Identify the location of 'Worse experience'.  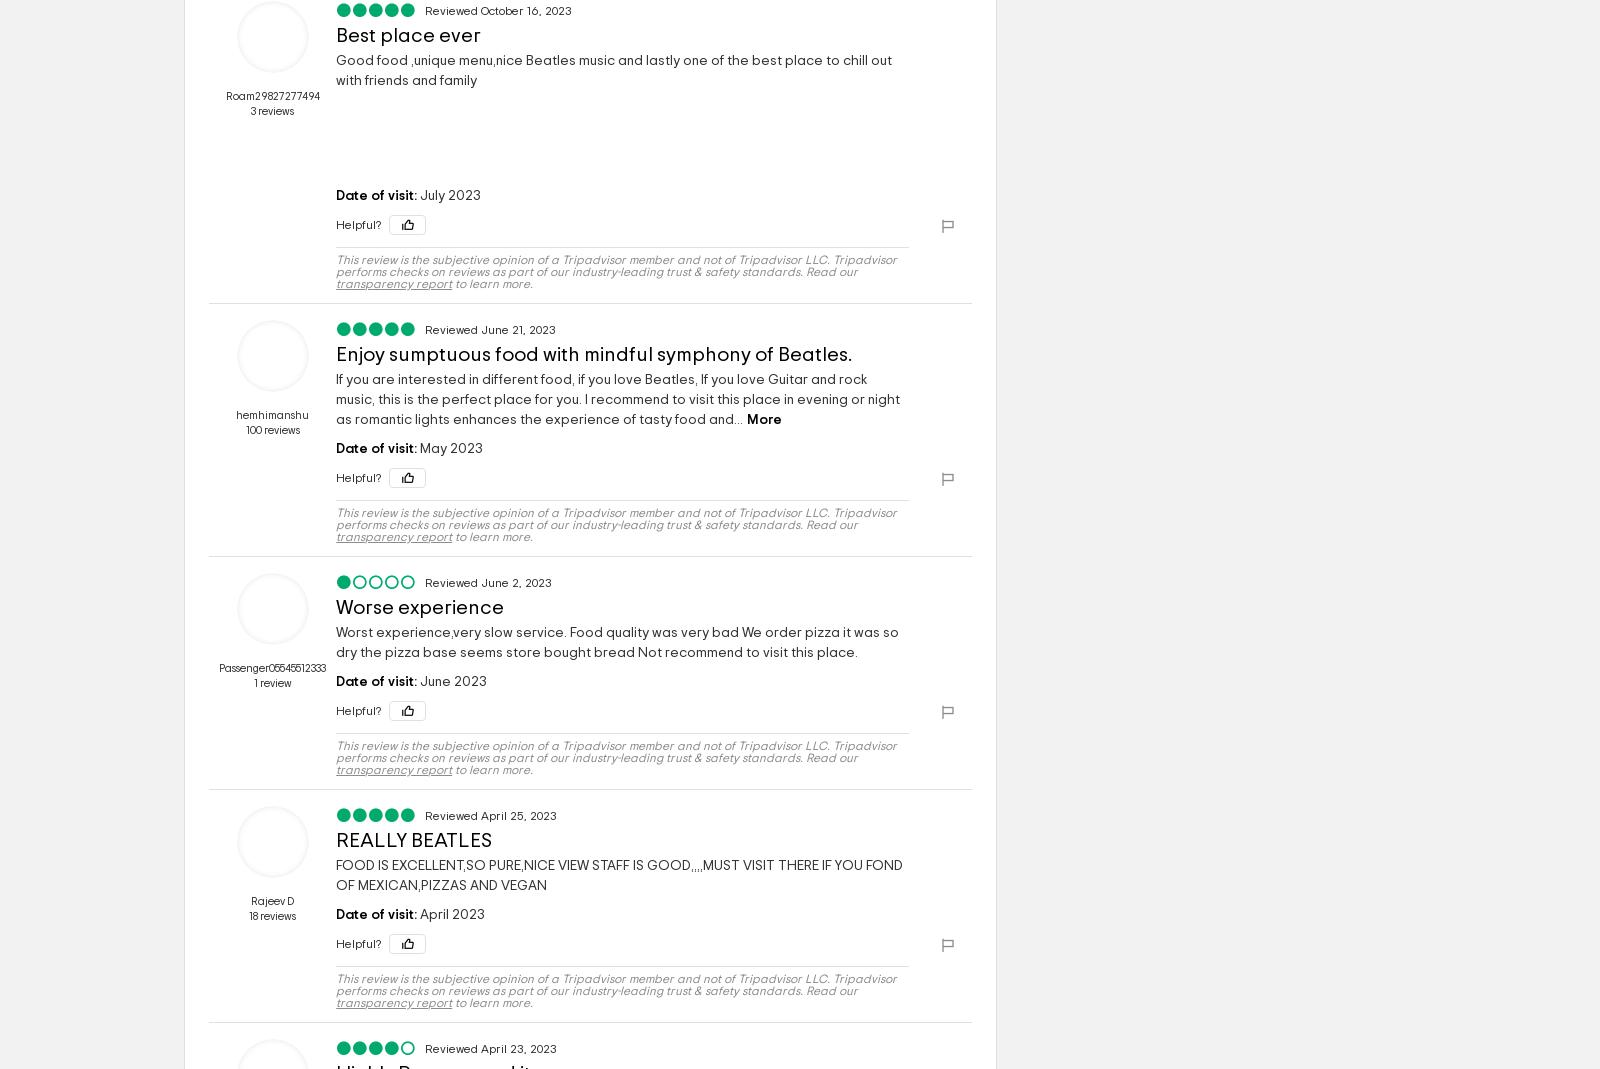
(419, 608).